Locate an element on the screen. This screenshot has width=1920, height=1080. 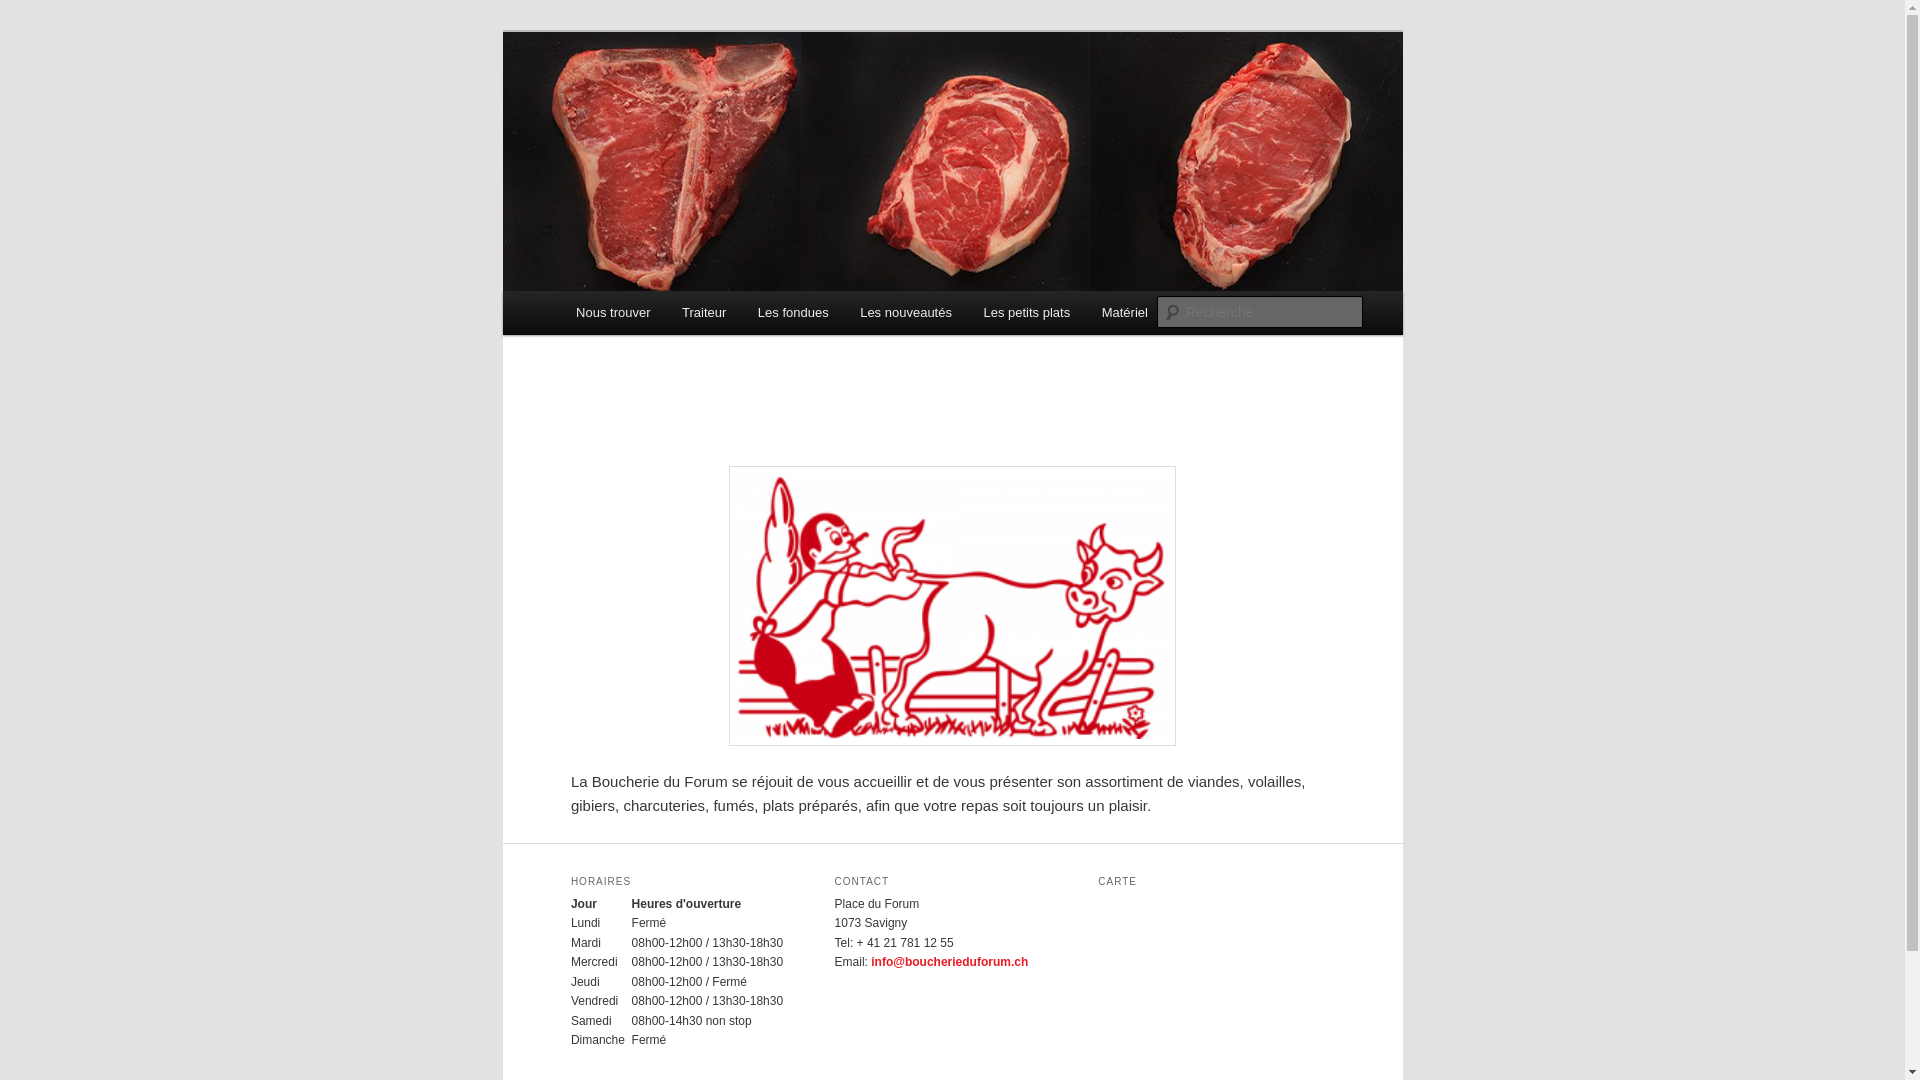
'Recherche' is located at coordinates (44, 11).